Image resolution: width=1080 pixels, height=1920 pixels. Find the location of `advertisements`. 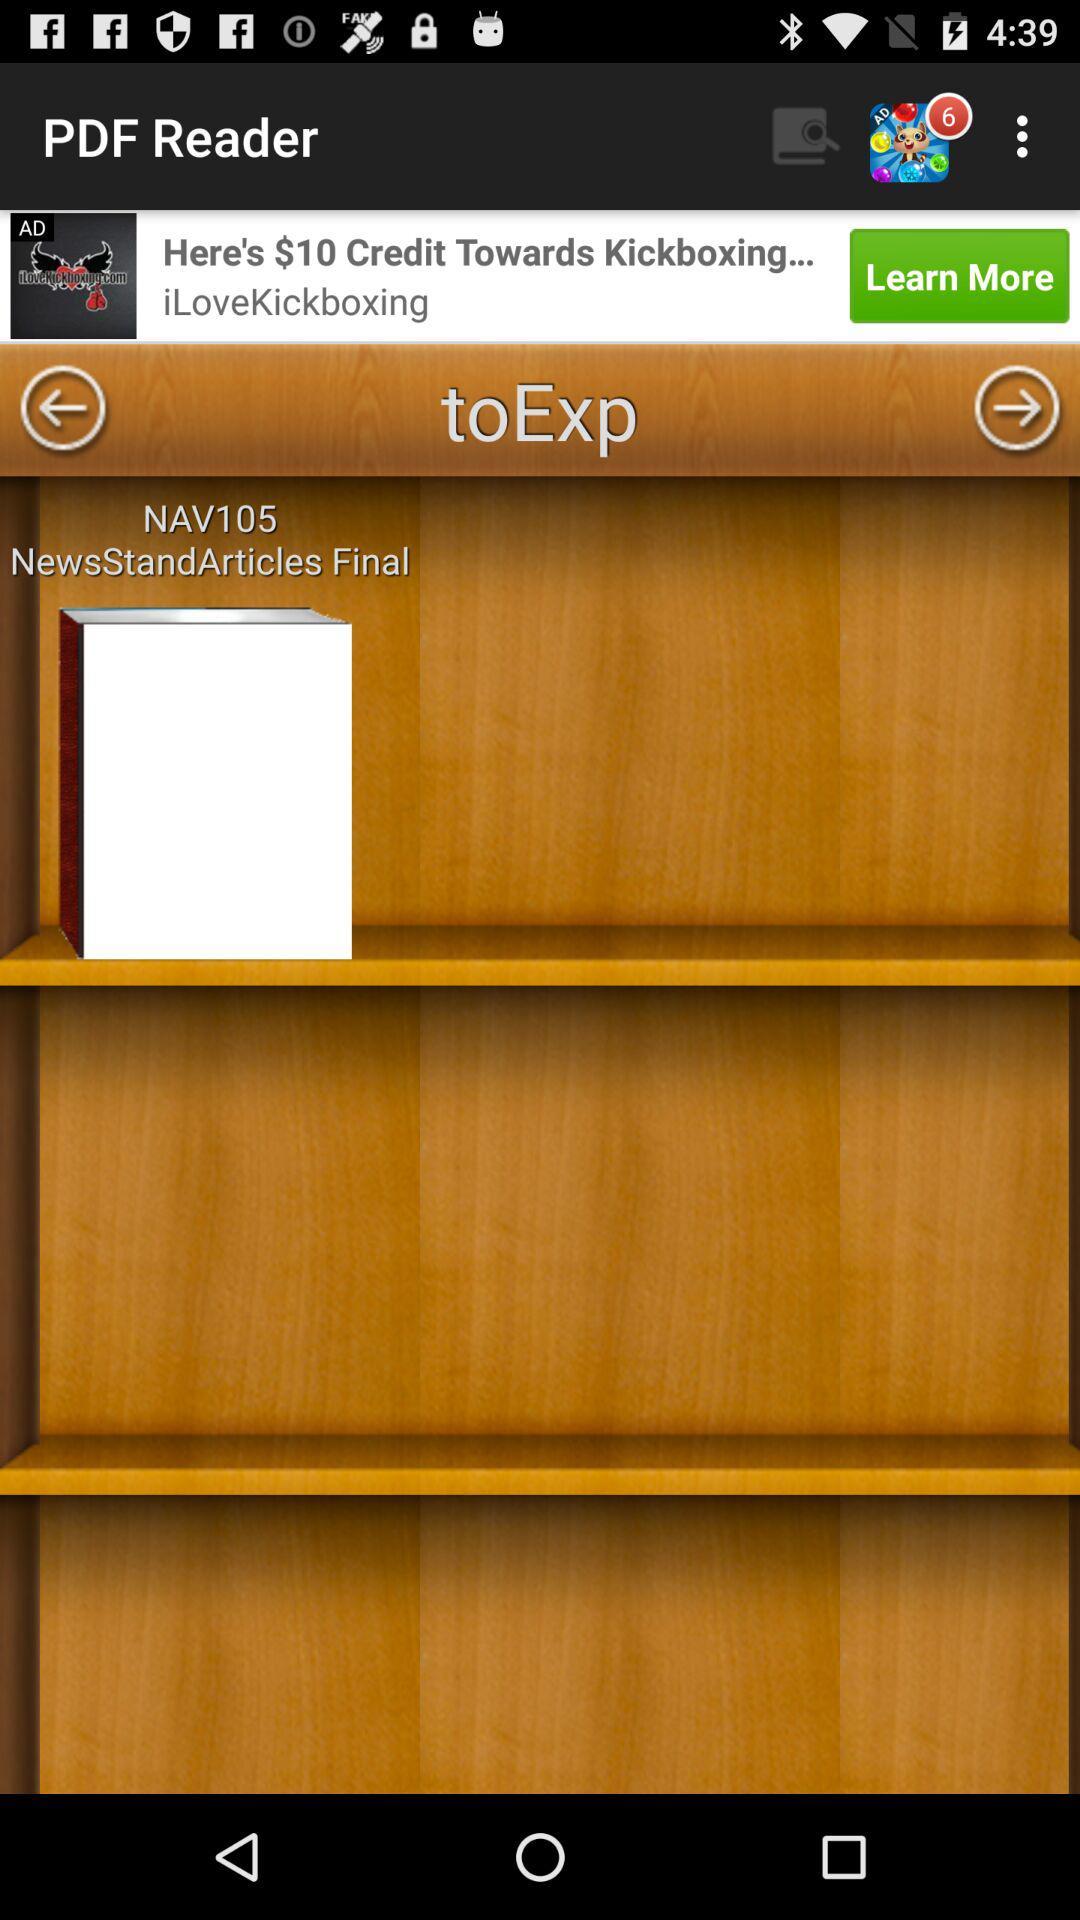

advertisements is located at coordinates (72, 274).